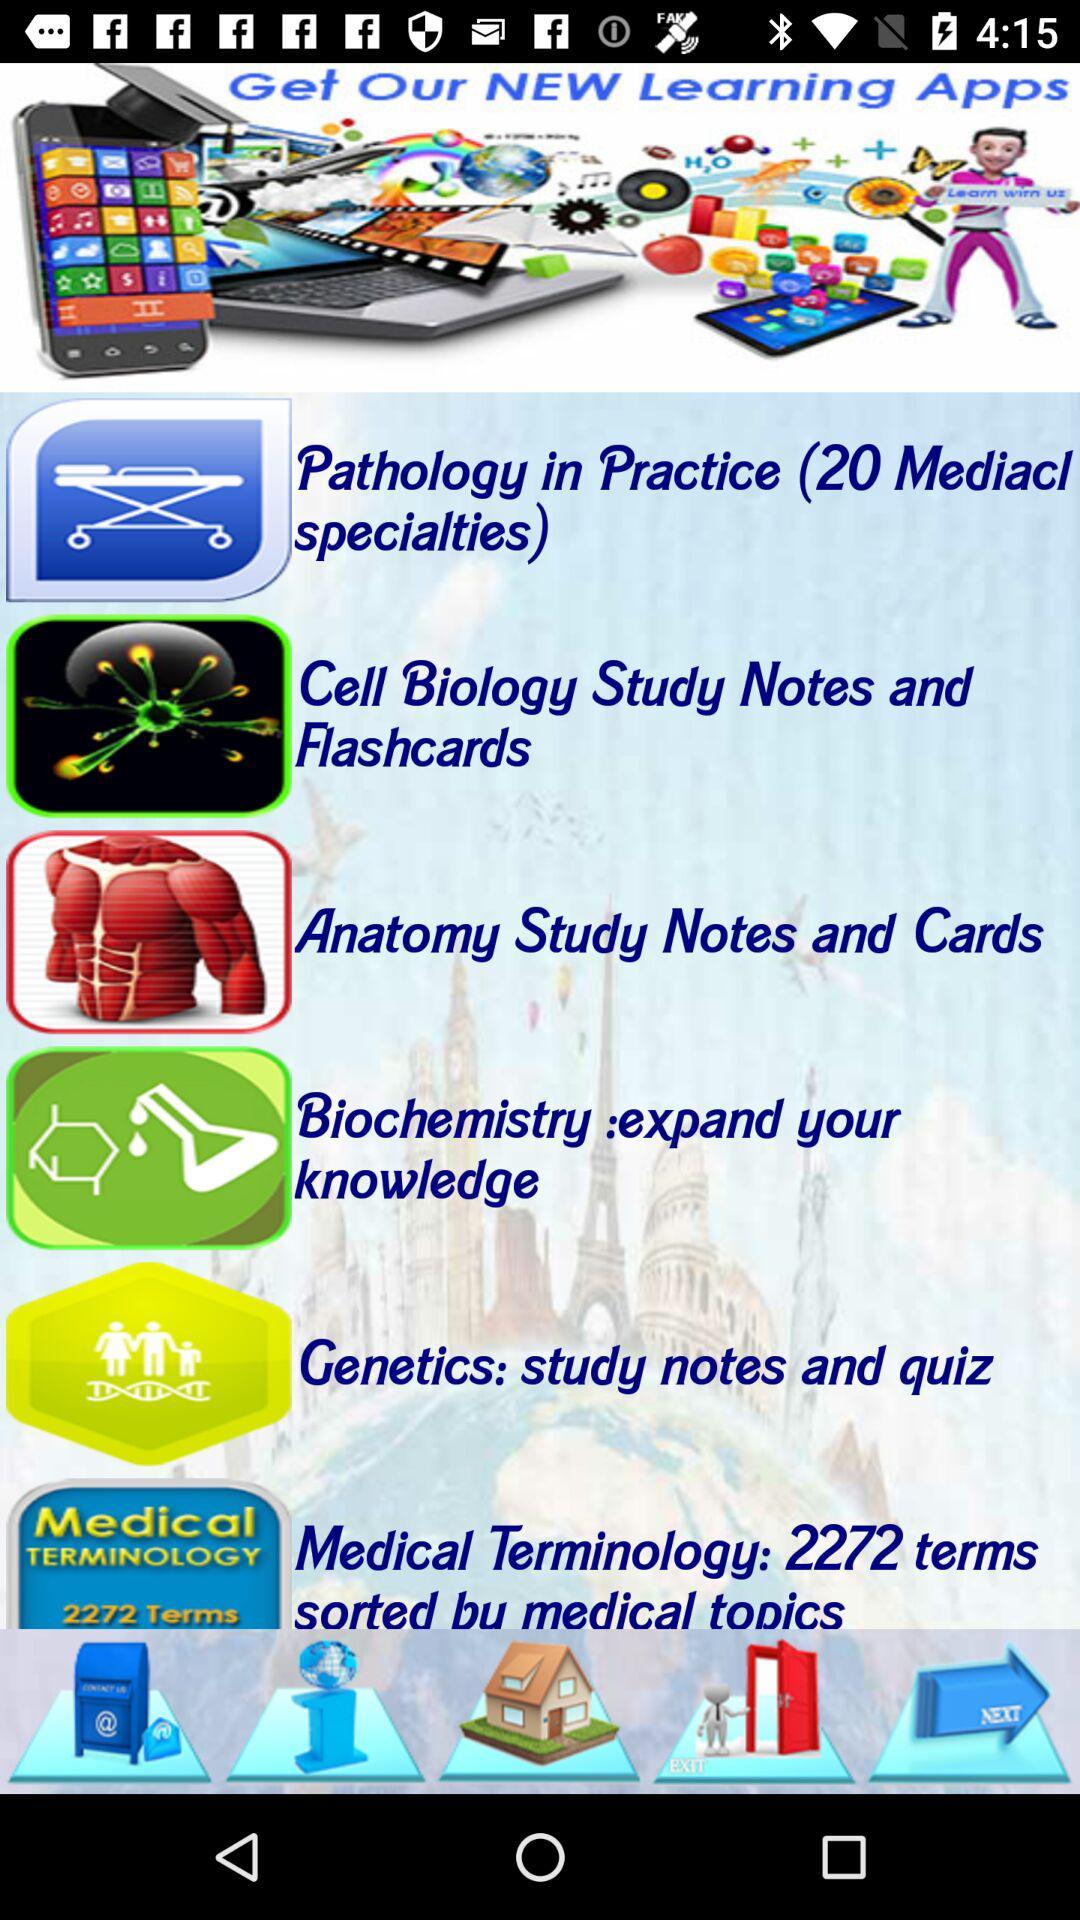 The height and width of the screenshot is (1920, 1080). I want to click on medical terminology, so click(147, 1551).